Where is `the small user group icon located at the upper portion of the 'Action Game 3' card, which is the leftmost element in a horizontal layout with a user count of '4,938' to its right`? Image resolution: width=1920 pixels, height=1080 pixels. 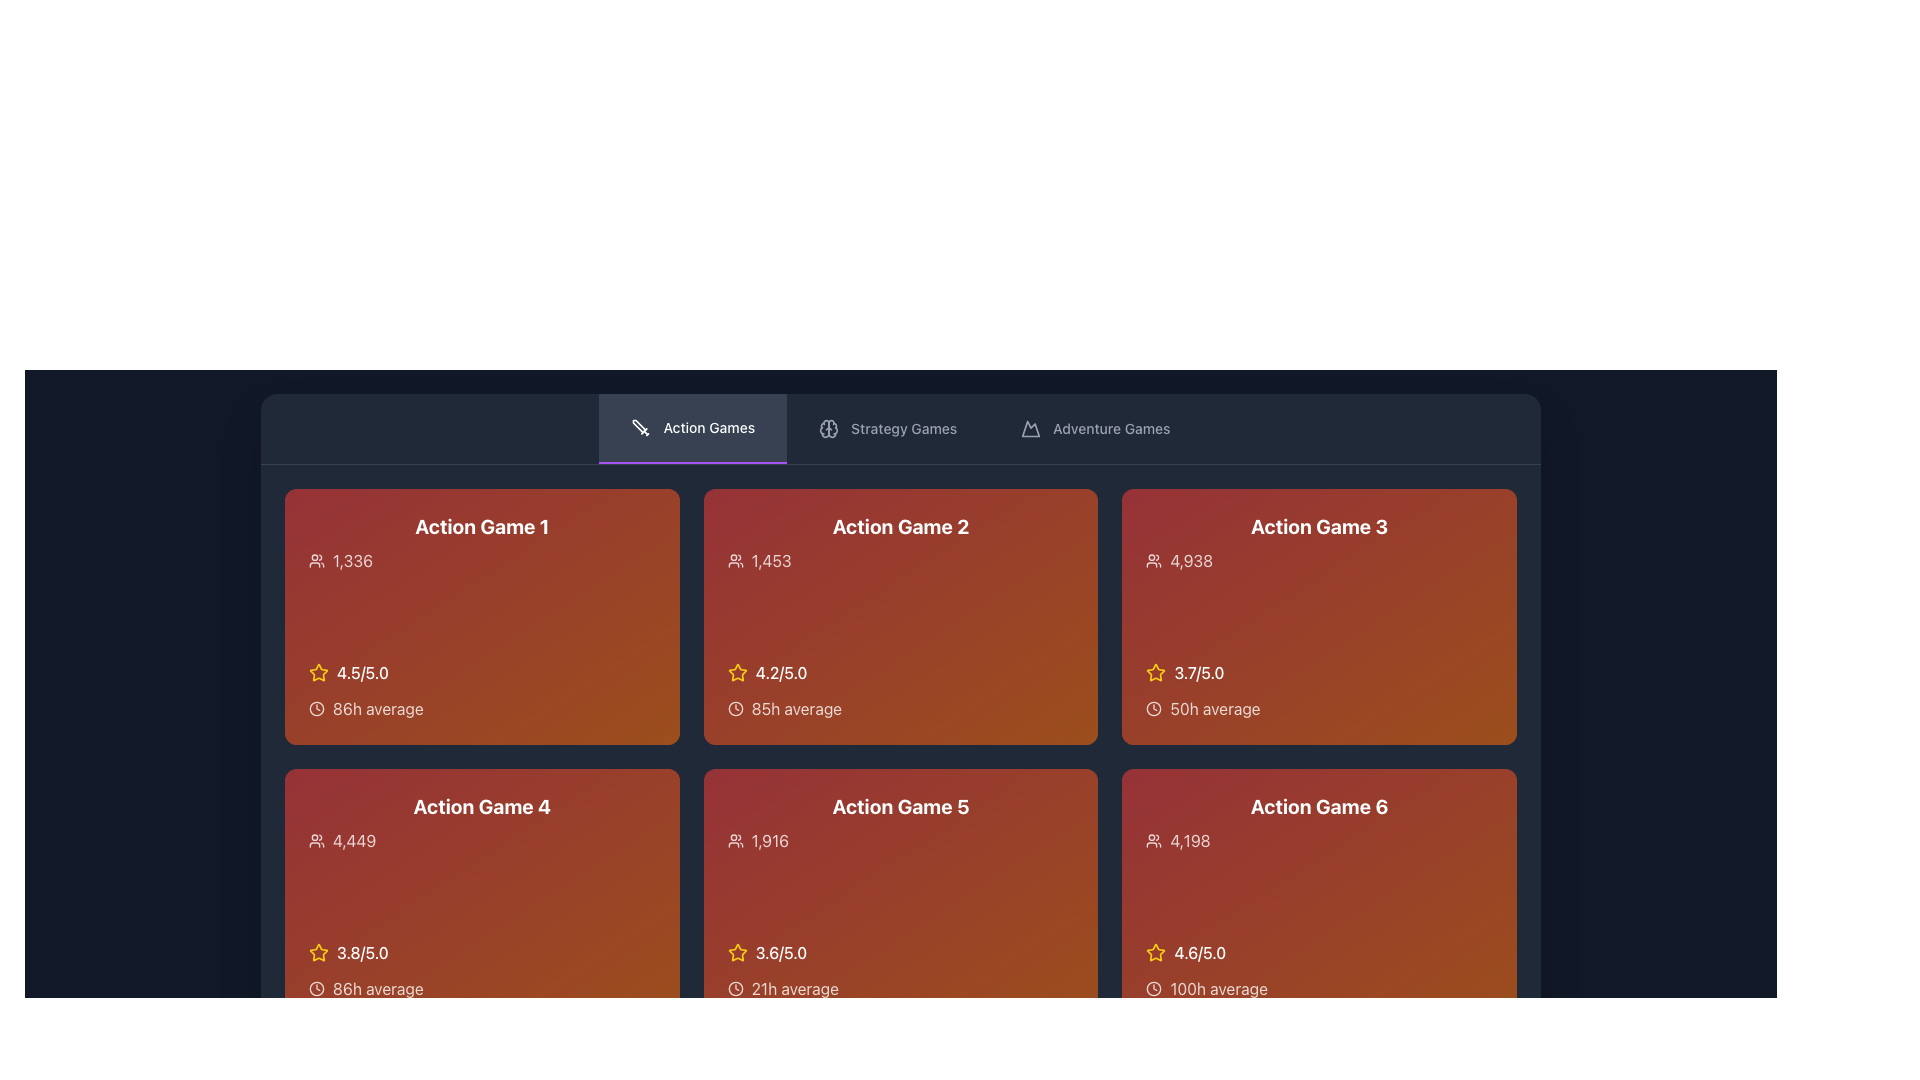
the small user group icon located at the upper portion of the 'Action Game 3' card, which is the leftmost element in a horizontal layout with a user count of '4,938' to its right is located at coordinates (1154, 560).